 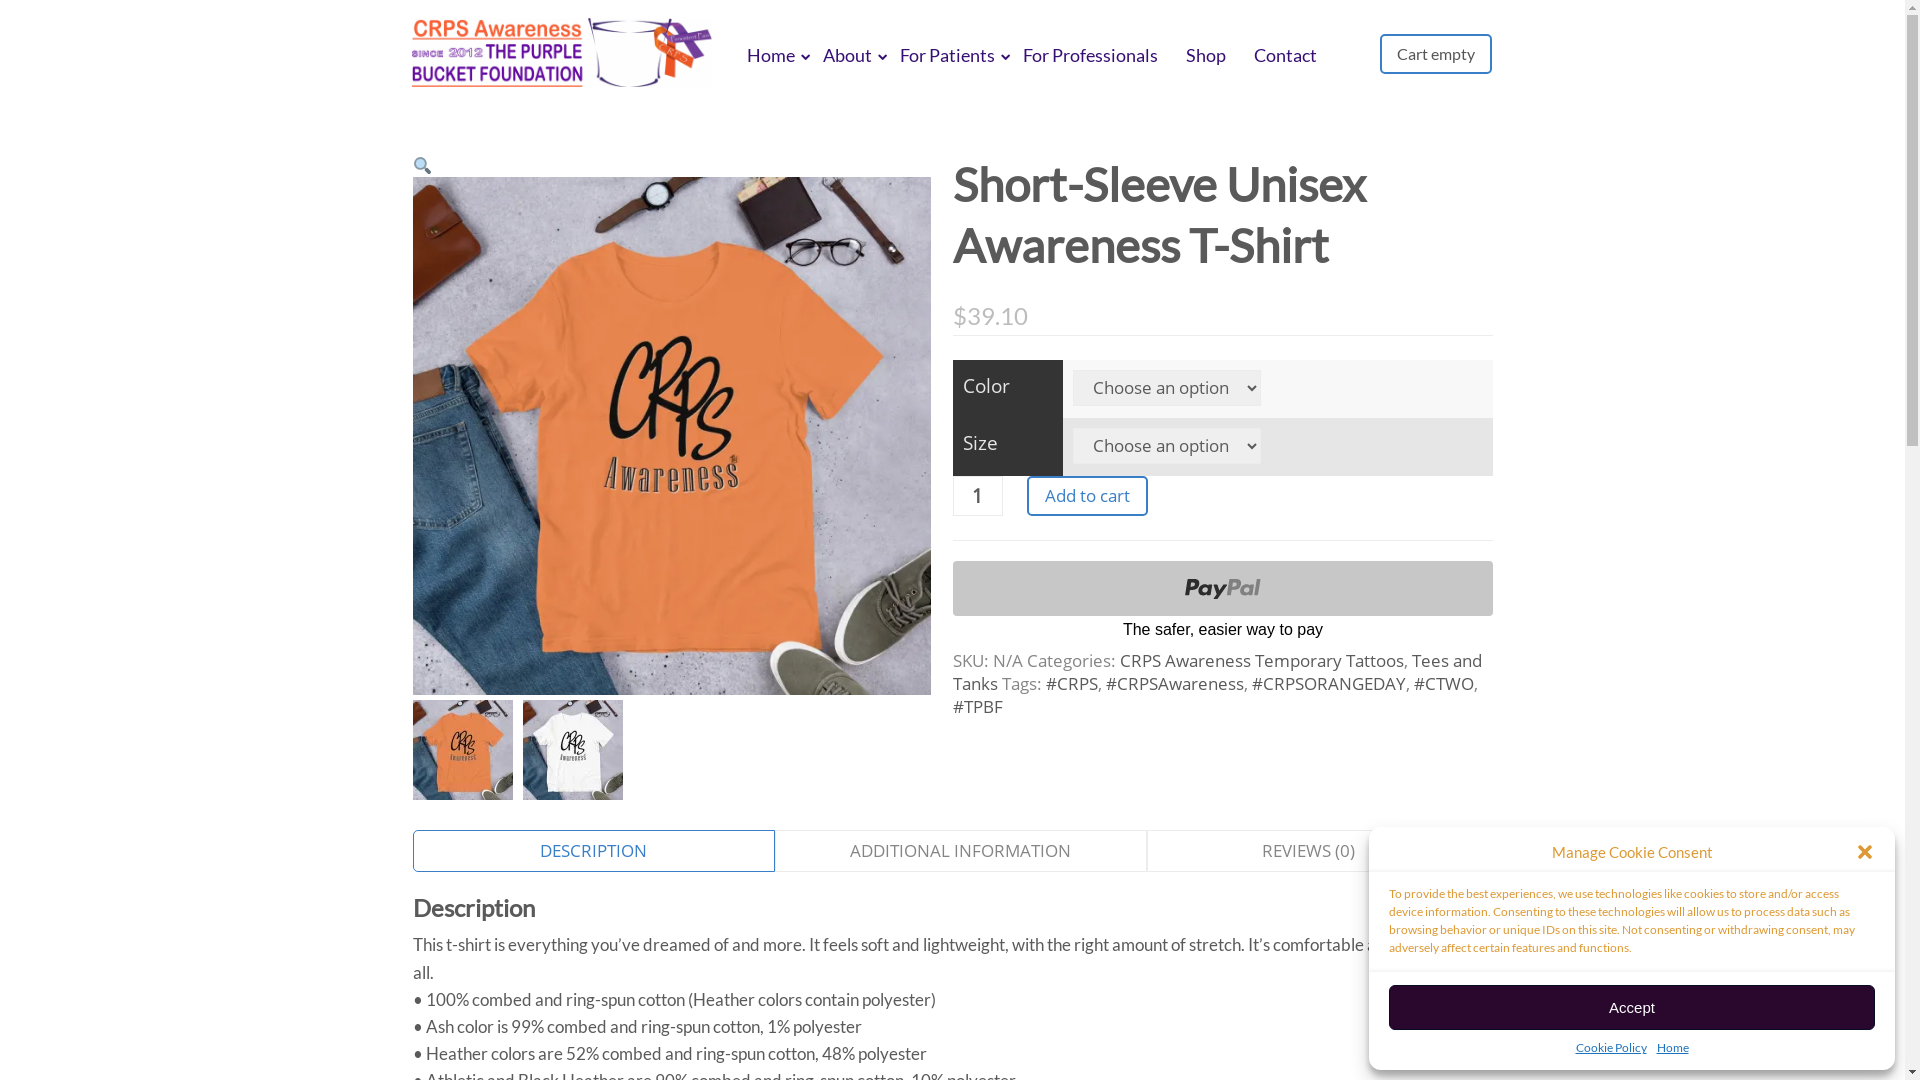 I want to click on 'Cookie Policy', so click(x=1574, y=1046).